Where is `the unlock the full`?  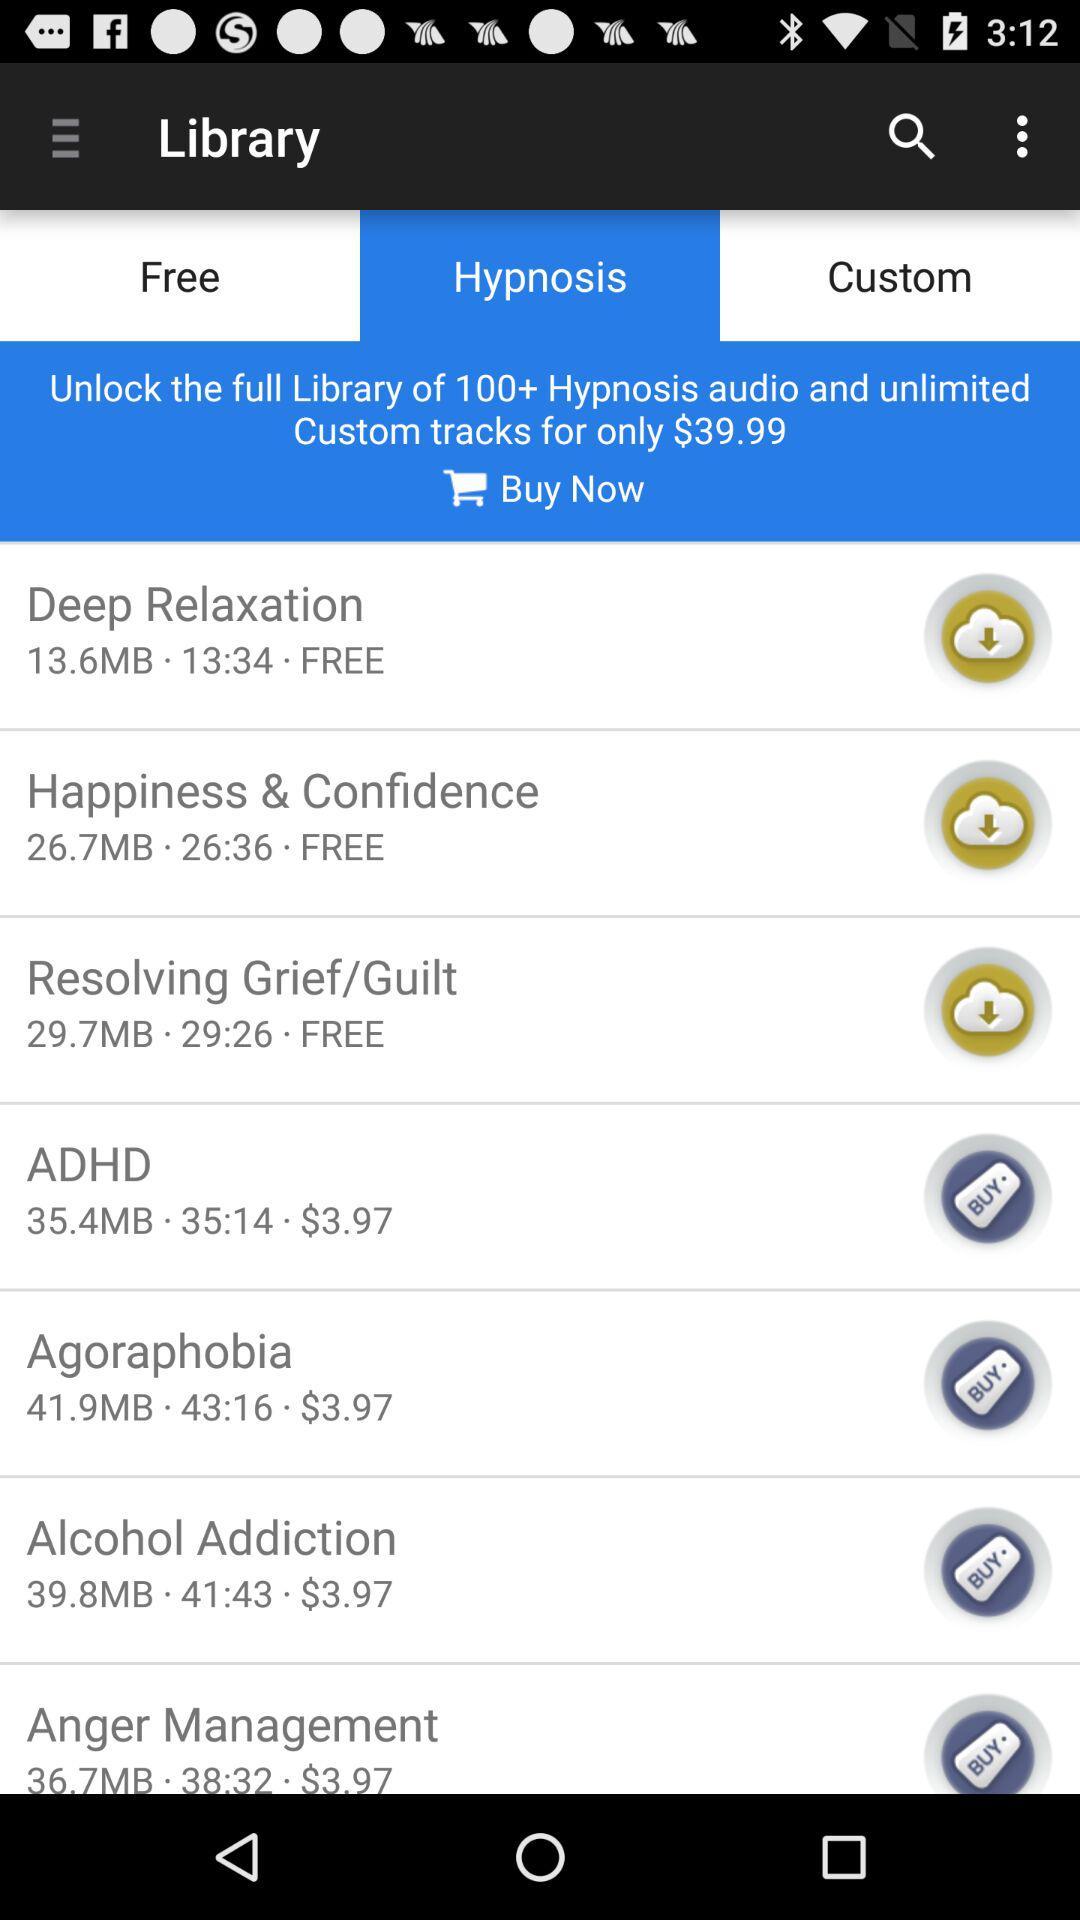
the unlock the full is located at coordinates (540, 407).